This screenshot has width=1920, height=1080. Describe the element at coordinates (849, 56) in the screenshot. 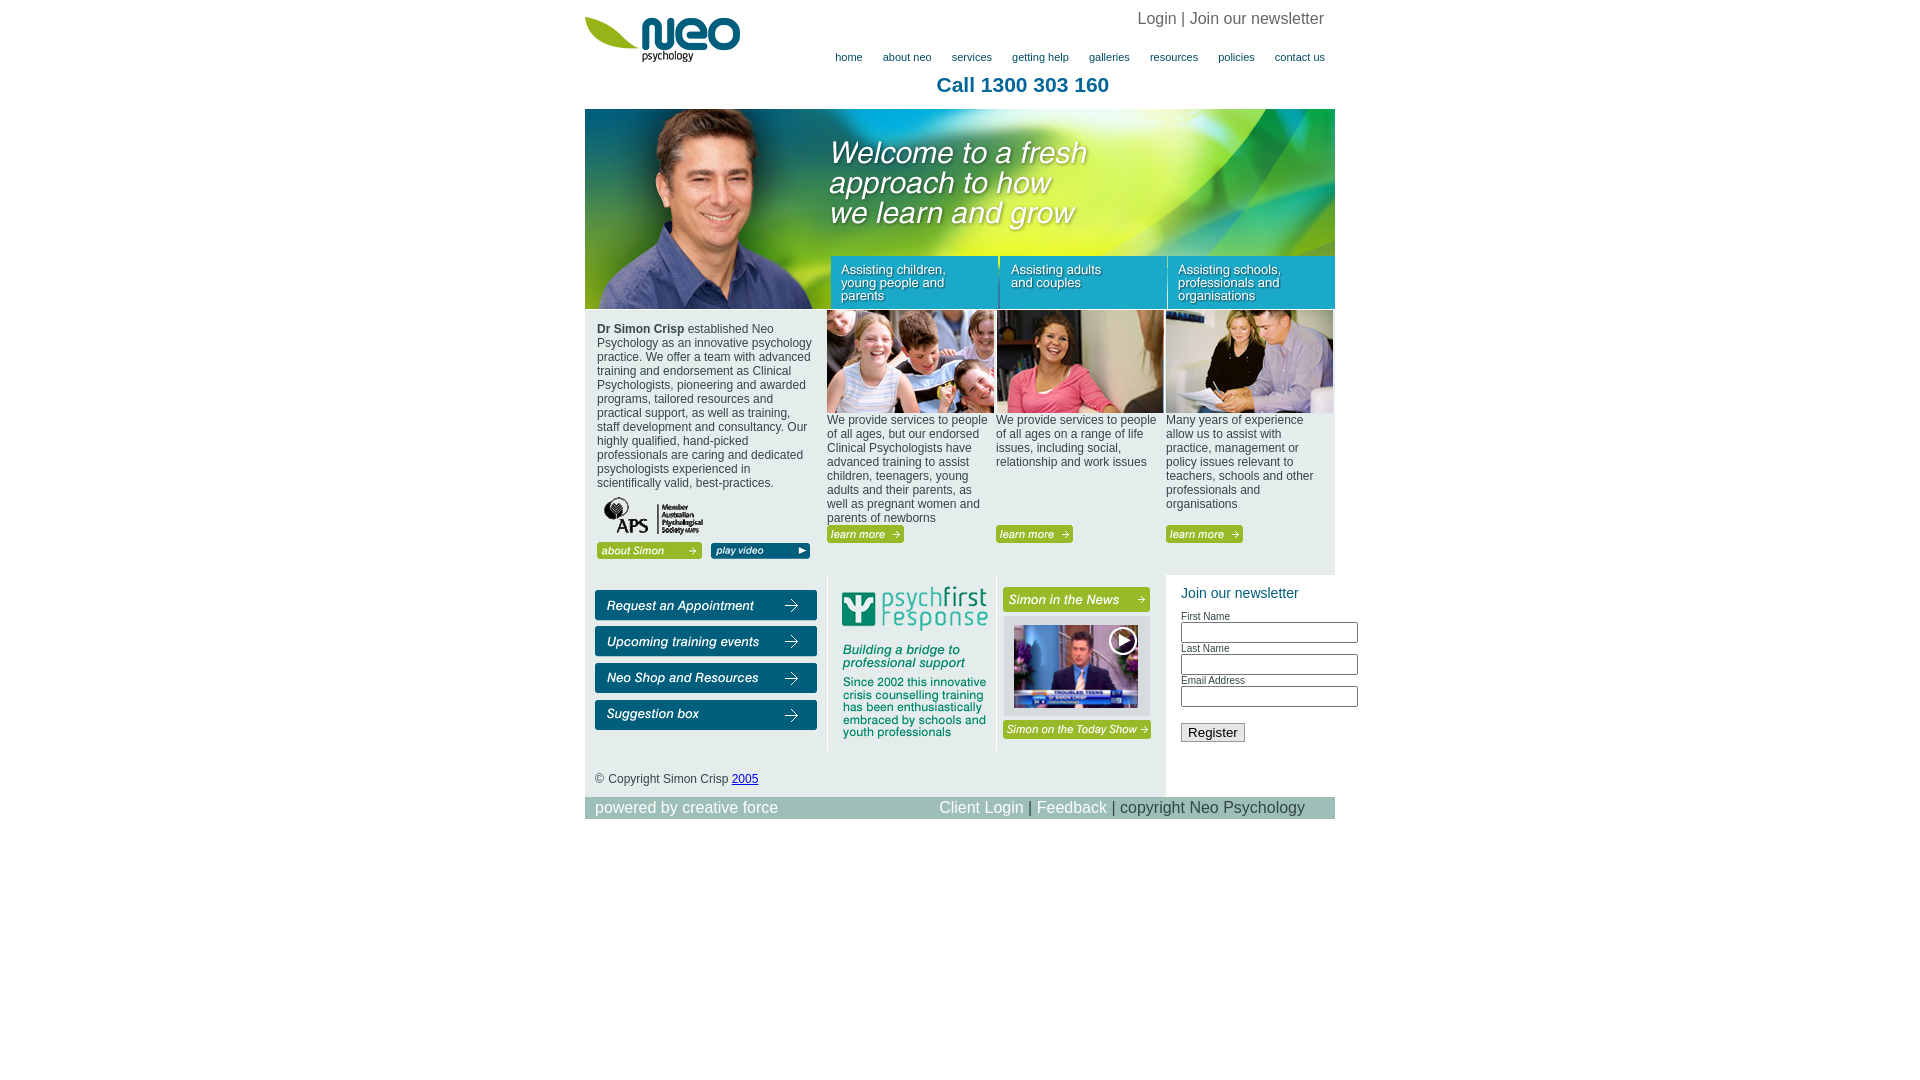

I see `'home'` at that location.